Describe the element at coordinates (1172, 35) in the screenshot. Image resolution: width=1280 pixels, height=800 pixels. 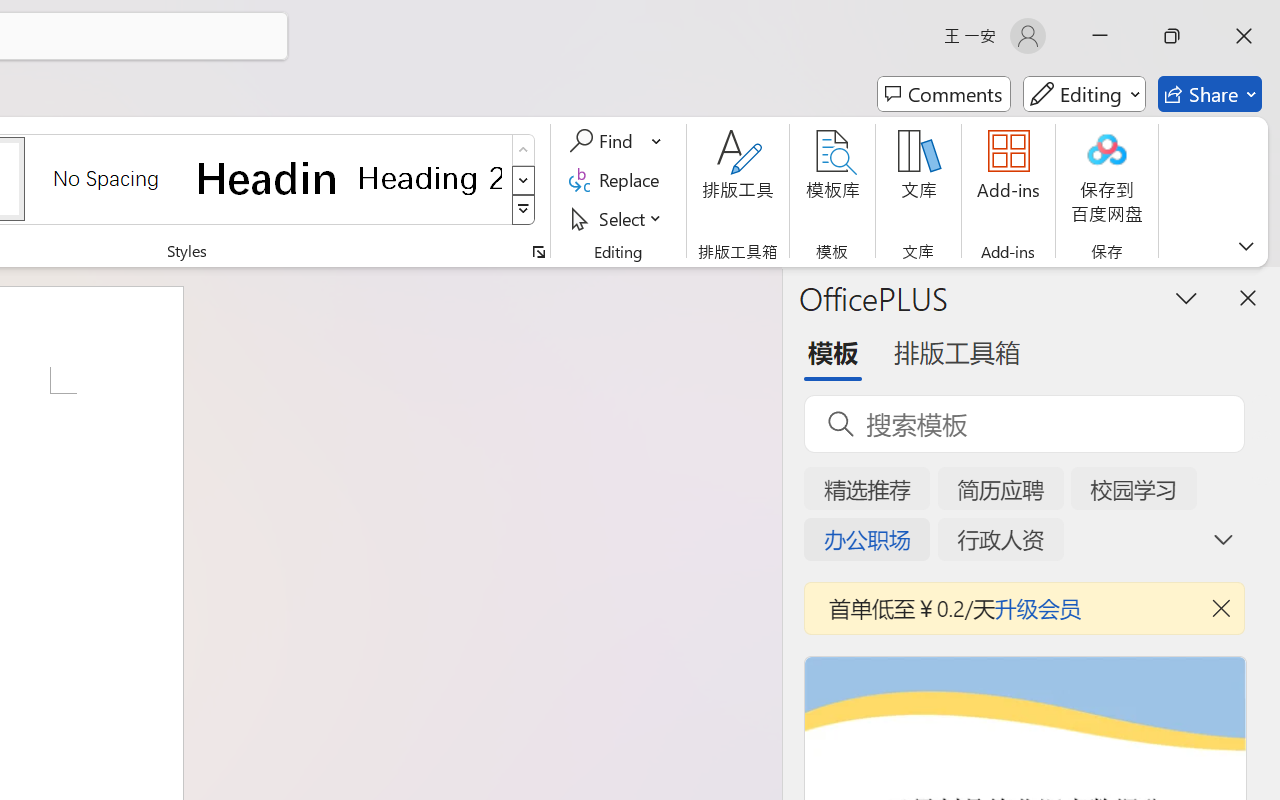
I see `'Restore Down'` at that location.